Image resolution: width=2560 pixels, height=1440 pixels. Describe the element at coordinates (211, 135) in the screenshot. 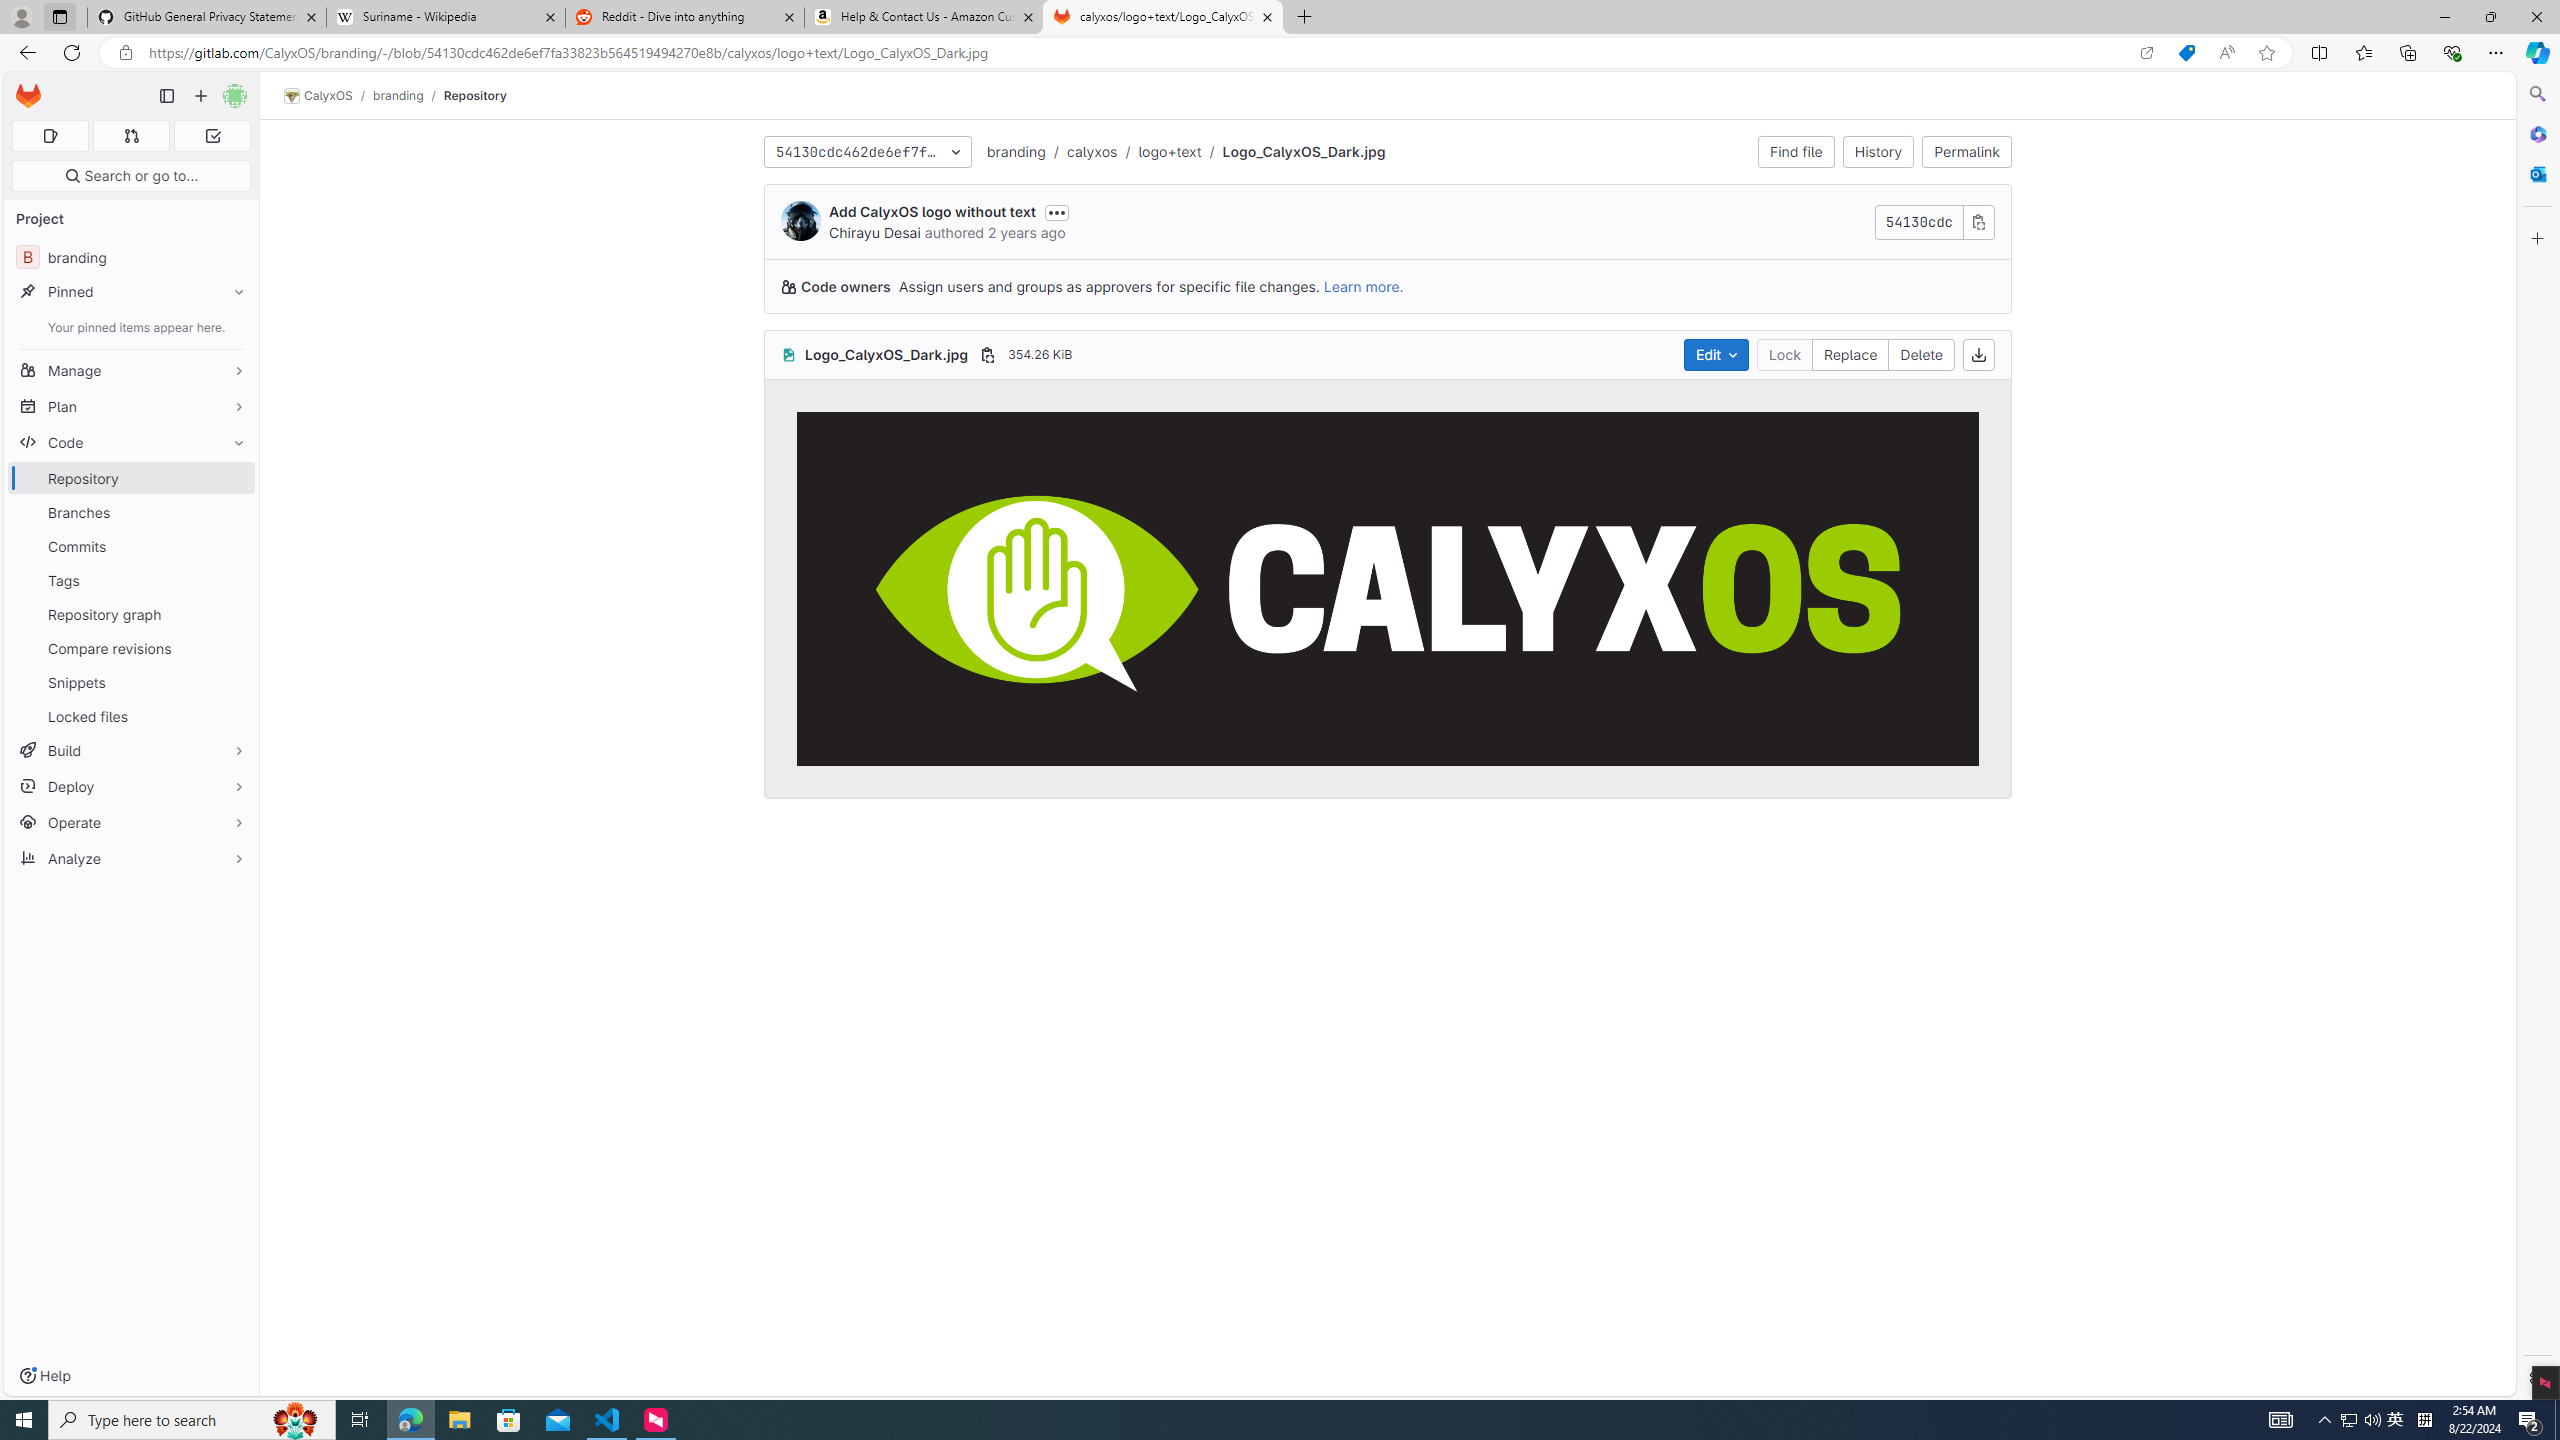

I see `'To-Do list 0'` at that location.